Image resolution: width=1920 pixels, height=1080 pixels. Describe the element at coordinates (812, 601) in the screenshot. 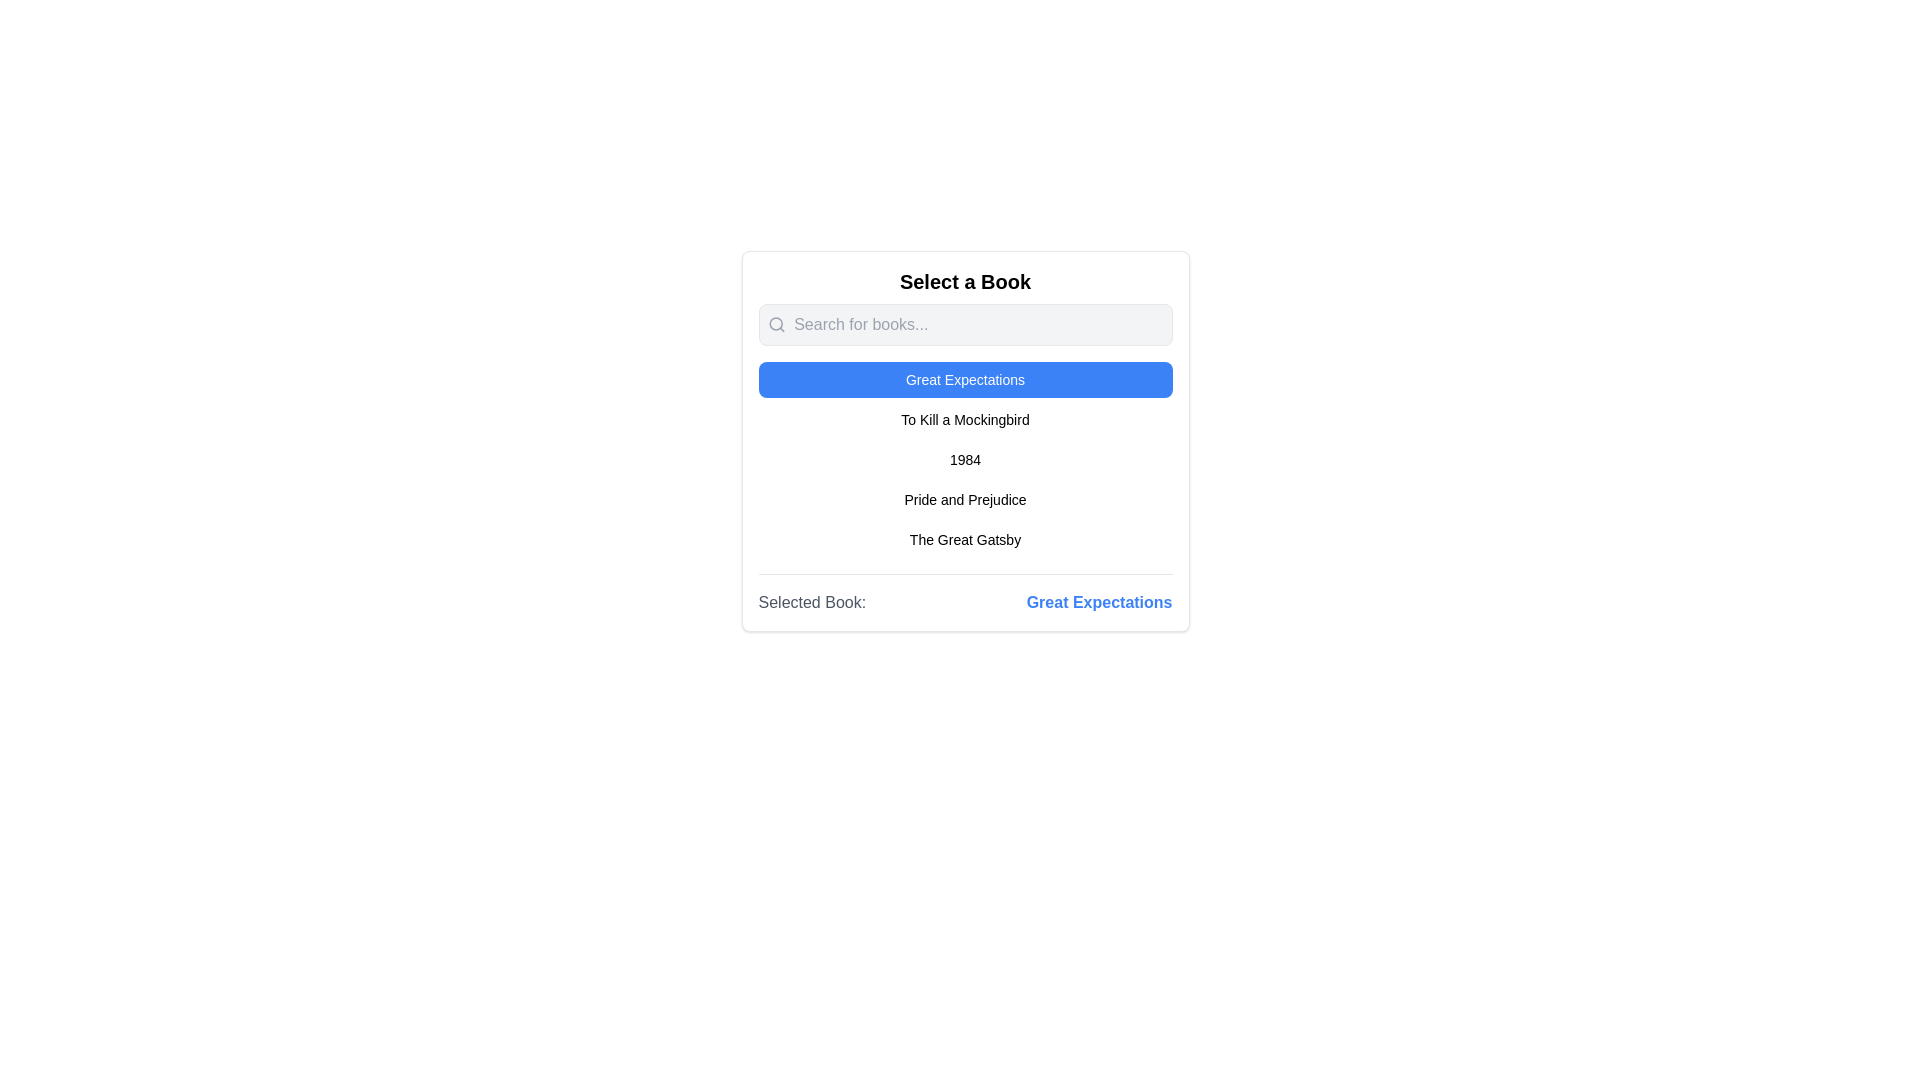

I see `the static text label that reads 'Selected Book:' styled with a gray font color, located in the lower portion of the book selection interface, aligned to the left of the 'Great Expectations' title` at that location.